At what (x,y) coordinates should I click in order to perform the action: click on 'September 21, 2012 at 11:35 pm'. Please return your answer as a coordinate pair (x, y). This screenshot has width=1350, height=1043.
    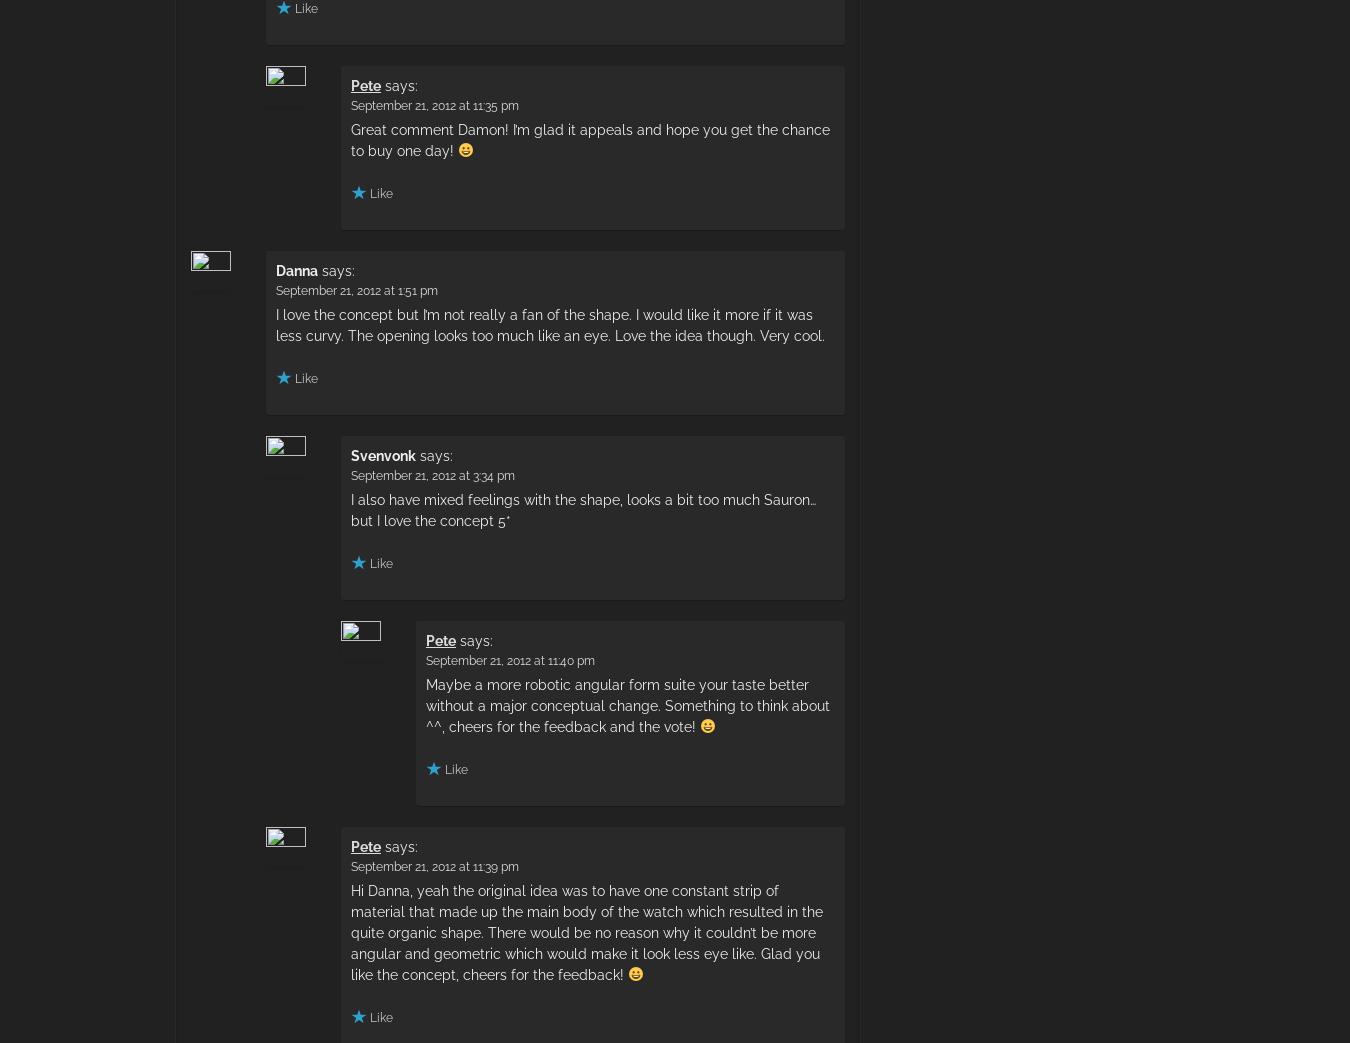
    Looking at the image, I should click on (434, 105).